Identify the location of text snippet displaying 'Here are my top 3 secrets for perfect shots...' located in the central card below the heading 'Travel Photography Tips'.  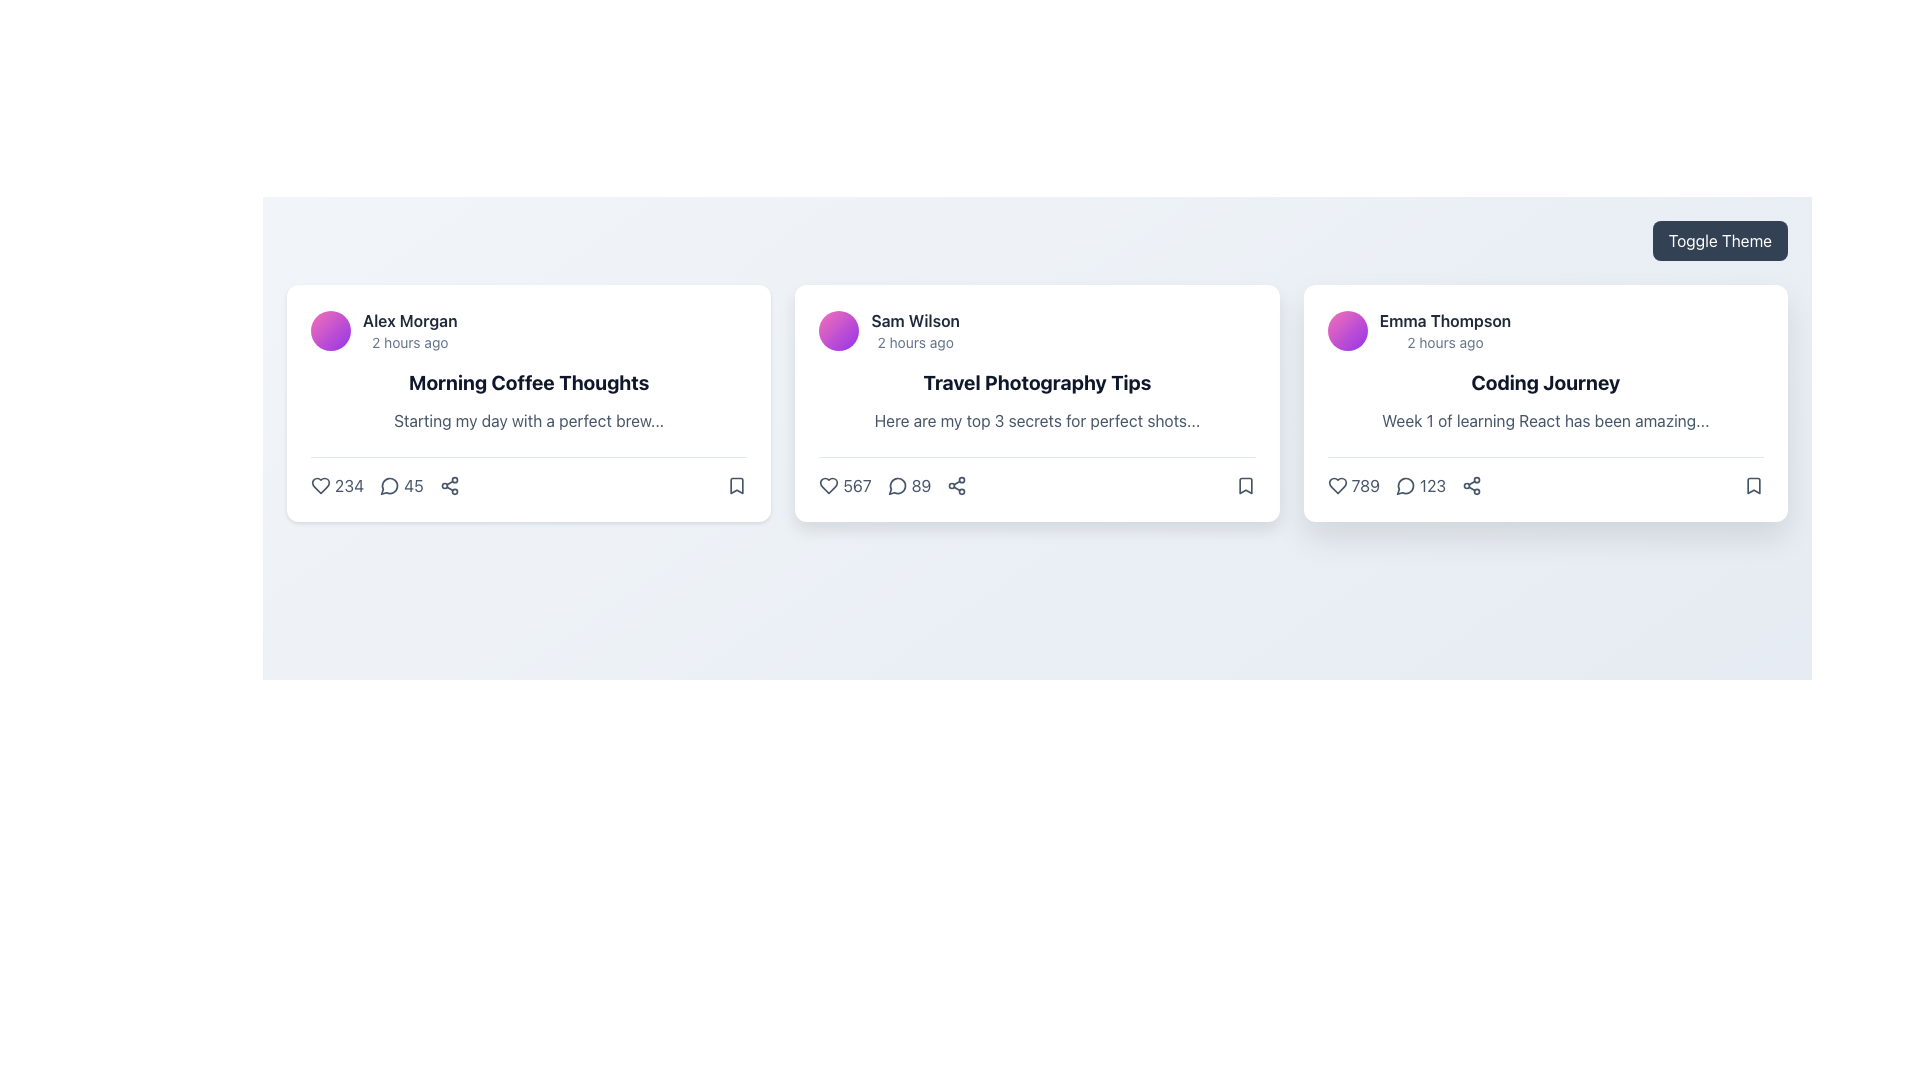
(1037, 419).